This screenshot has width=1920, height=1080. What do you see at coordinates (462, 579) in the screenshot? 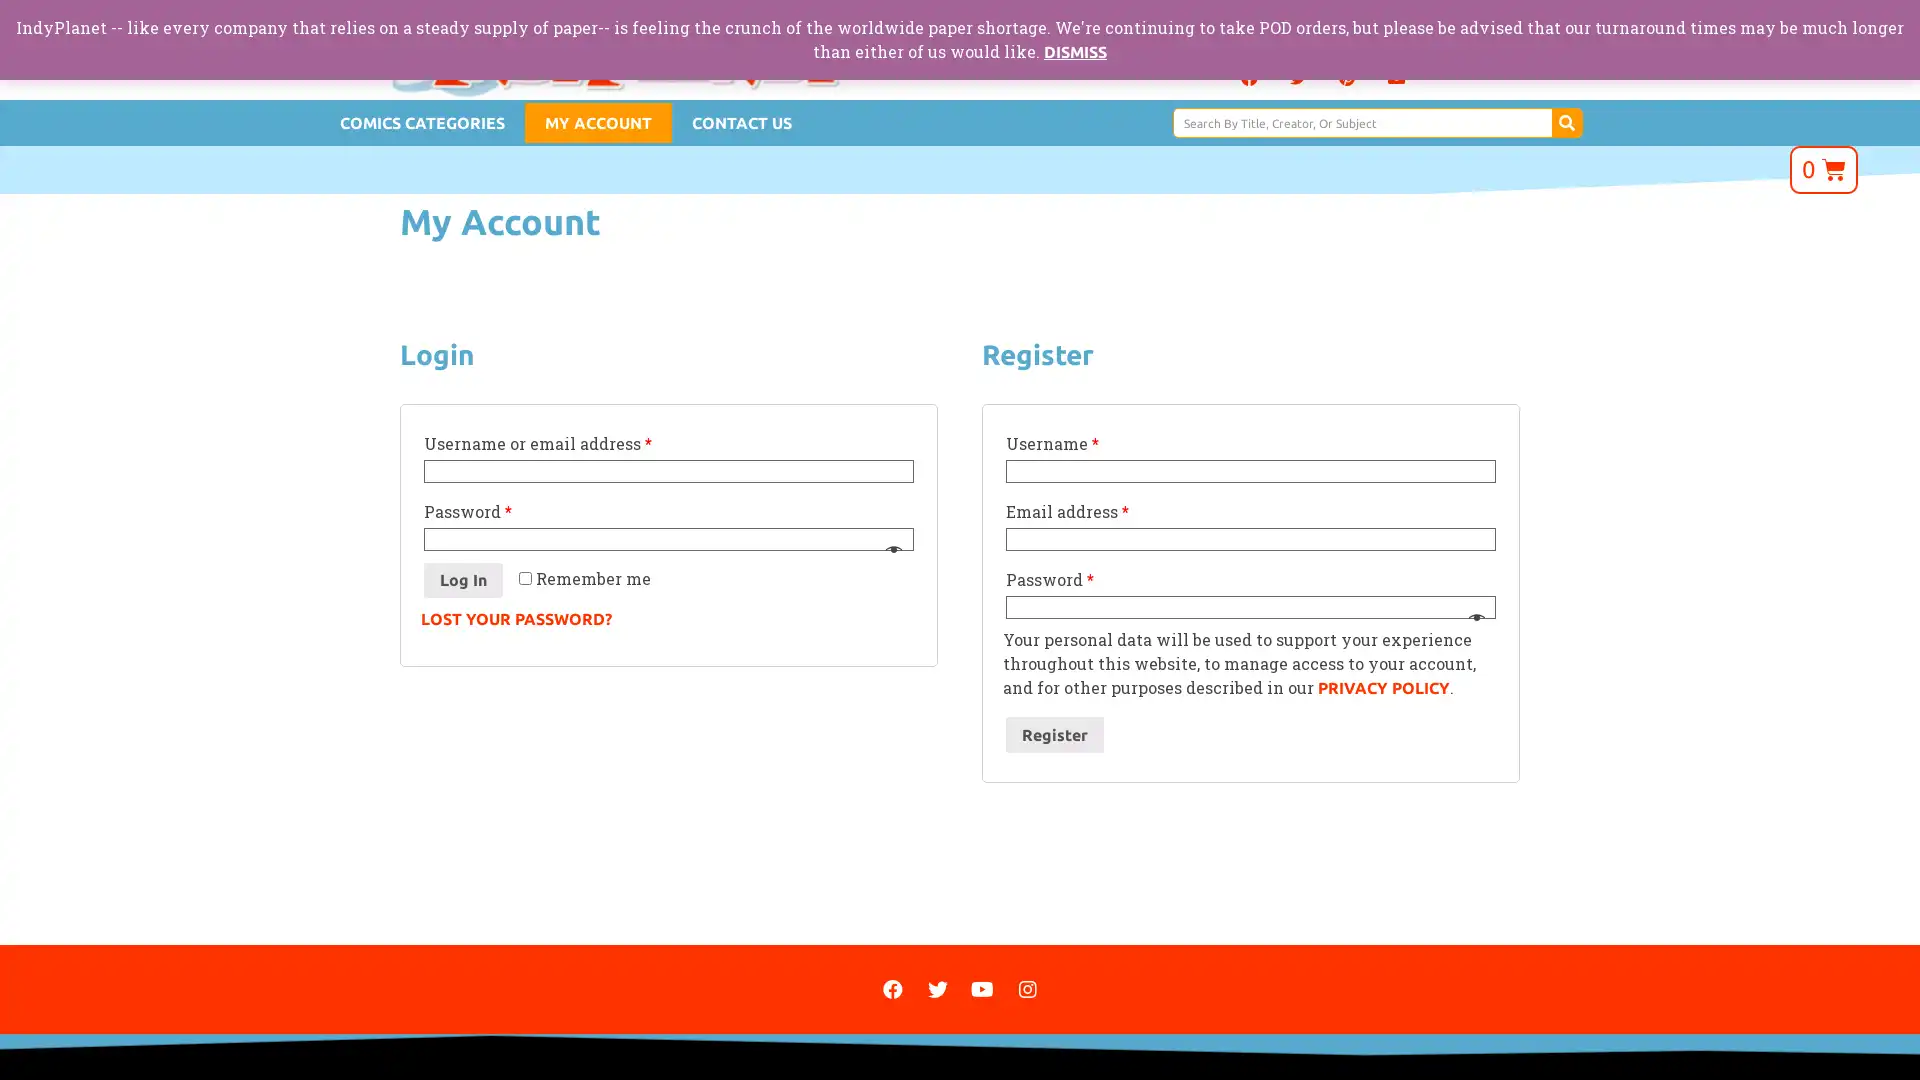
I see `Log In` at bounding box center [462, 579].